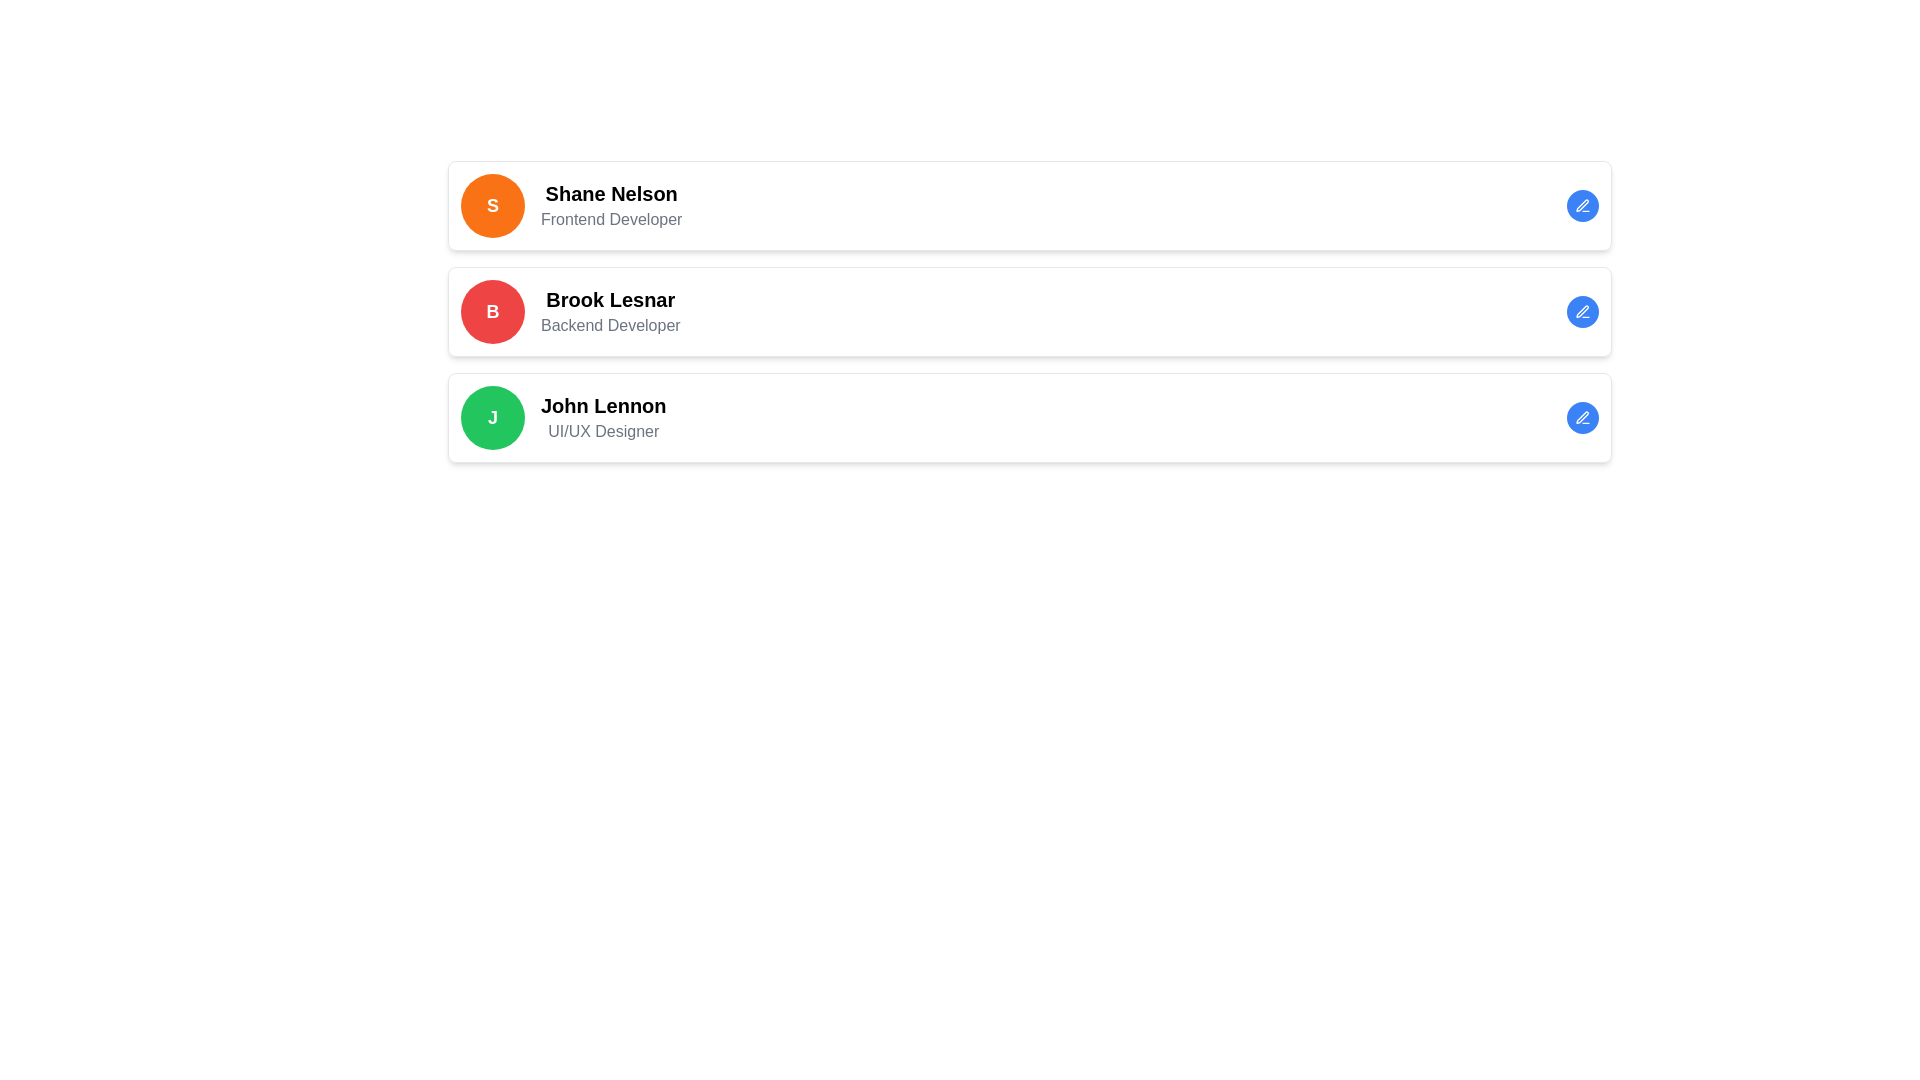 This screenshot has height=1080, width=1920. What do you see at coordinates (1581, 311) in the screenshot?
I see `the circular blue button with a pen icon in the third row, which allows editing actions for 'John Lennon - UI/UX Designer'` at bounding box center [1581, 311].